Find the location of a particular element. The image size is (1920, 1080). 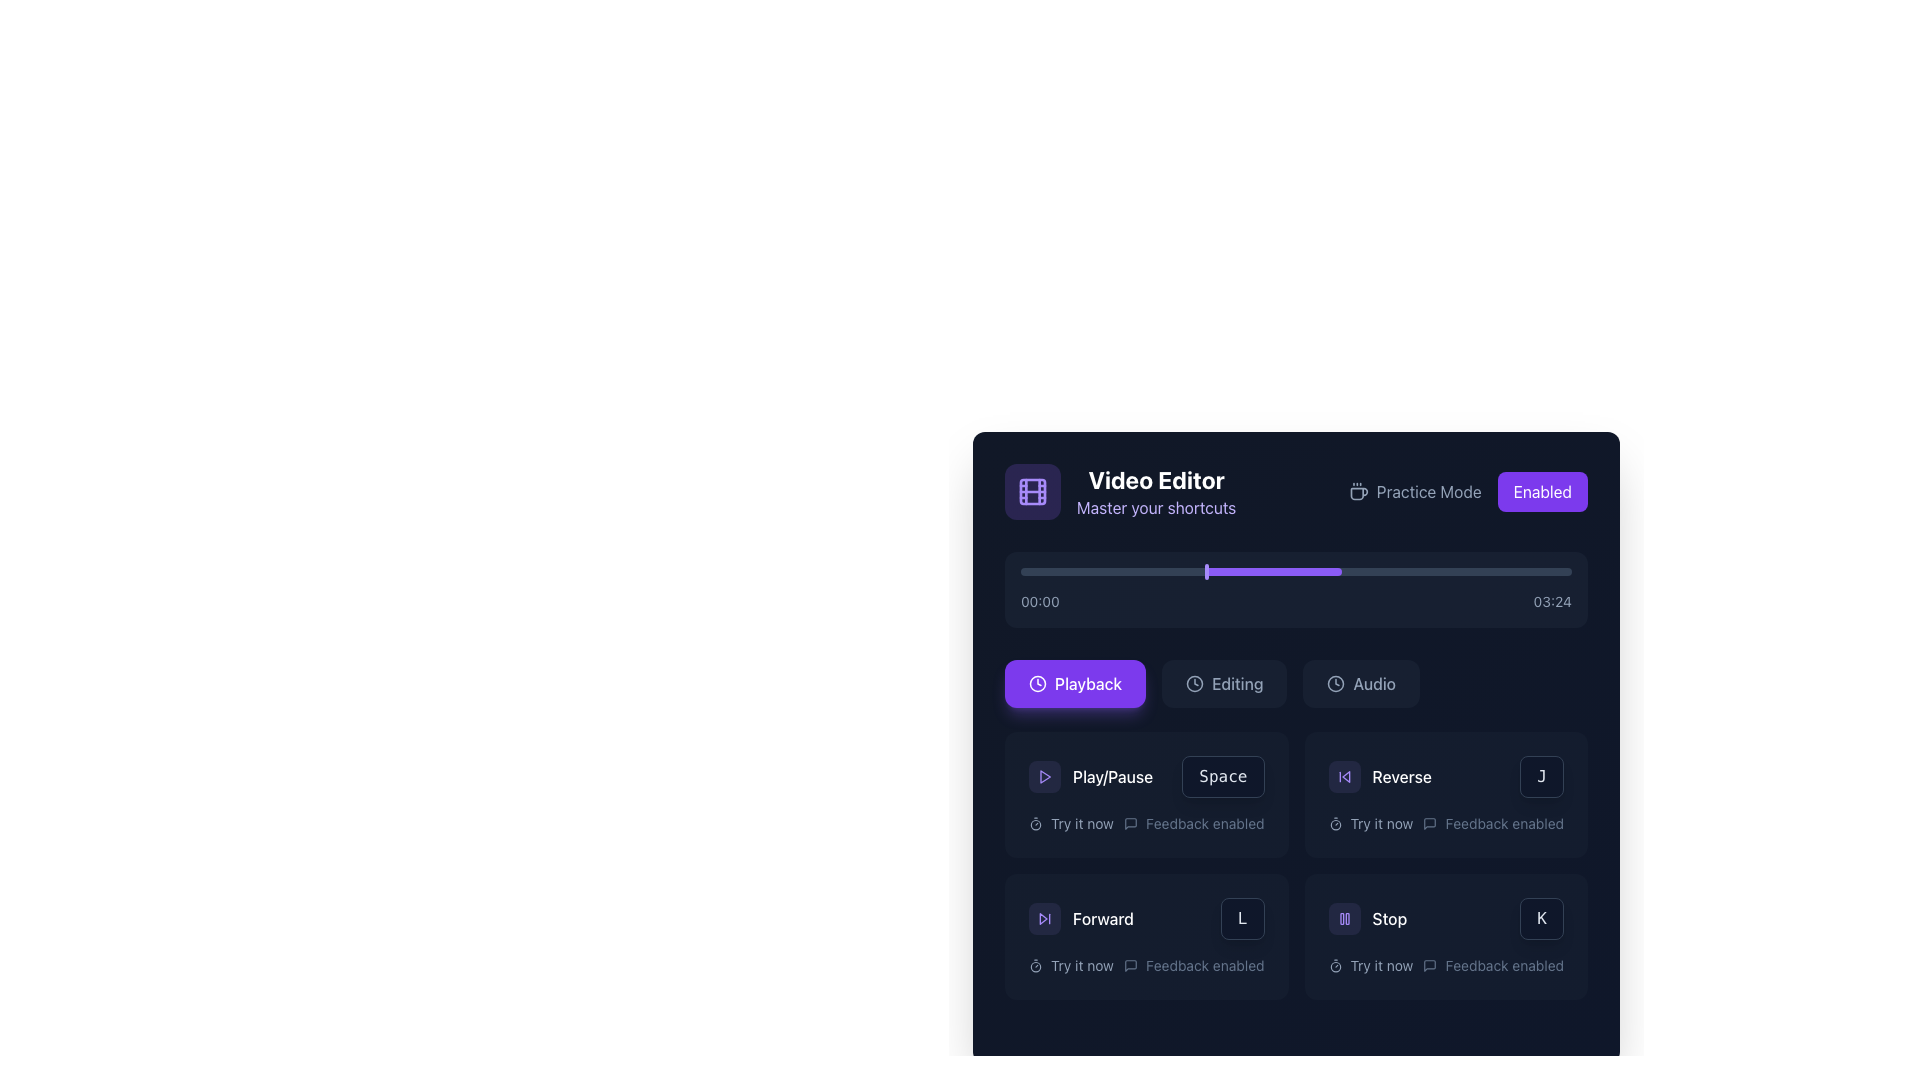

the 'J' icon on the dark rounded background located at the bottom right corner of the 'Reverse' button is located at coordinates (1541, 775).